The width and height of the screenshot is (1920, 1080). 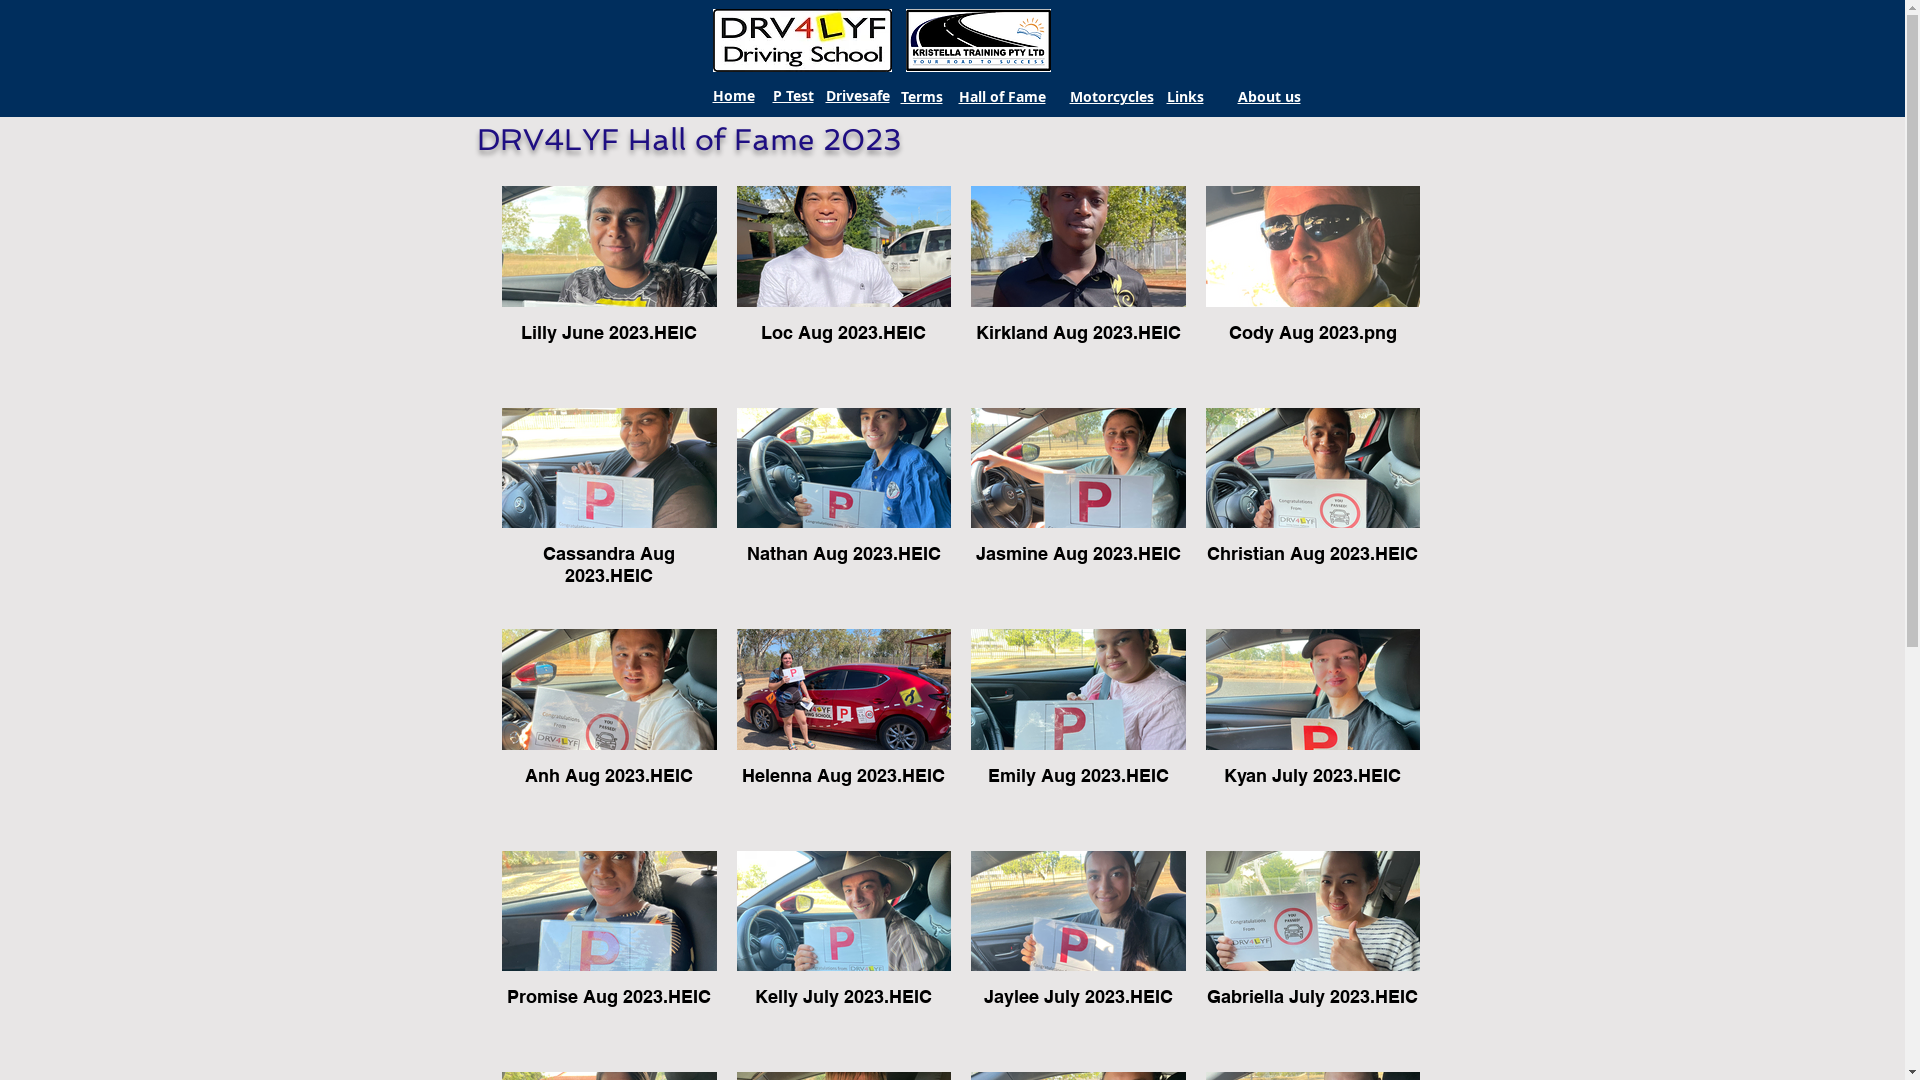 What do you see at coordinates (1268, 96) in the screenshot?
I see `'About us'` at bounding box center [1268, 96].